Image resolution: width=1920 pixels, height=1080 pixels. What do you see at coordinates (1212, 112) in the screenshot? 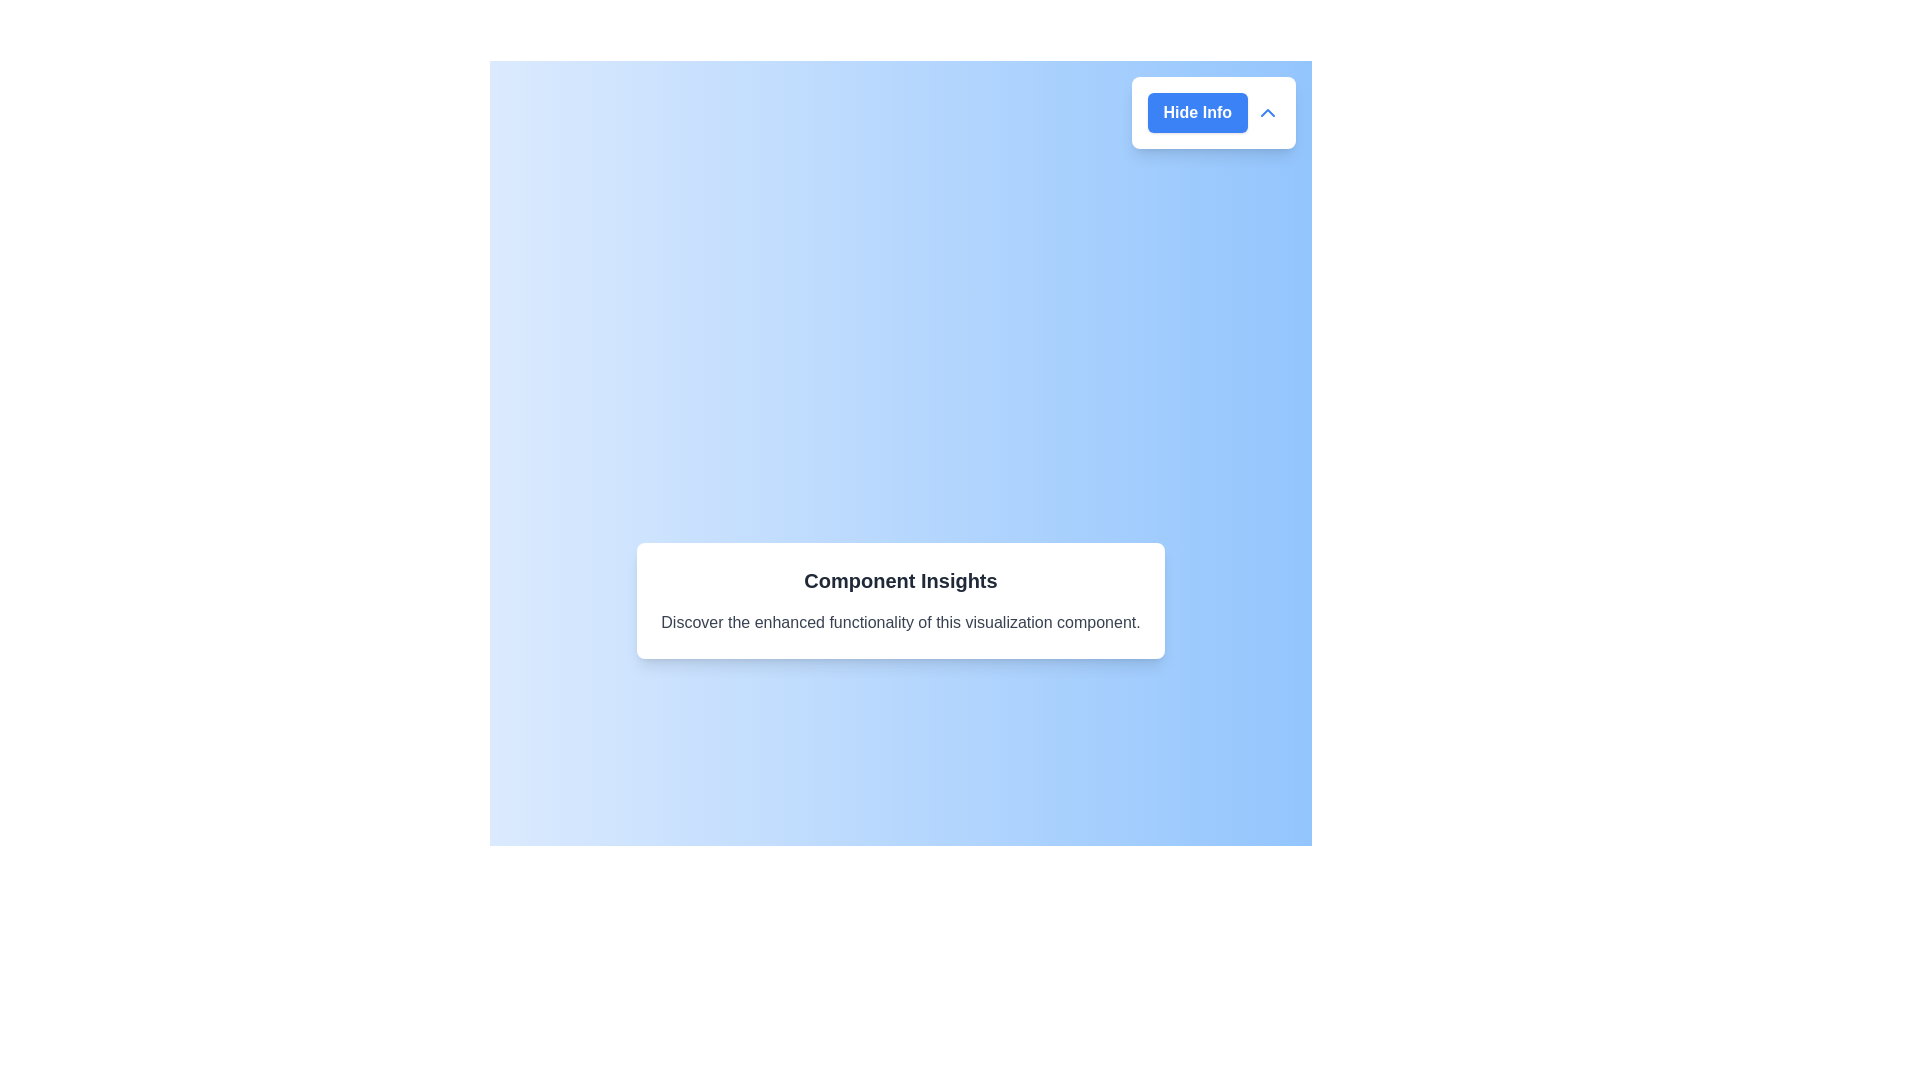
I see `the button with a chevron icon located at the top-right corner of the interface` at bounding box center [1212, 112].